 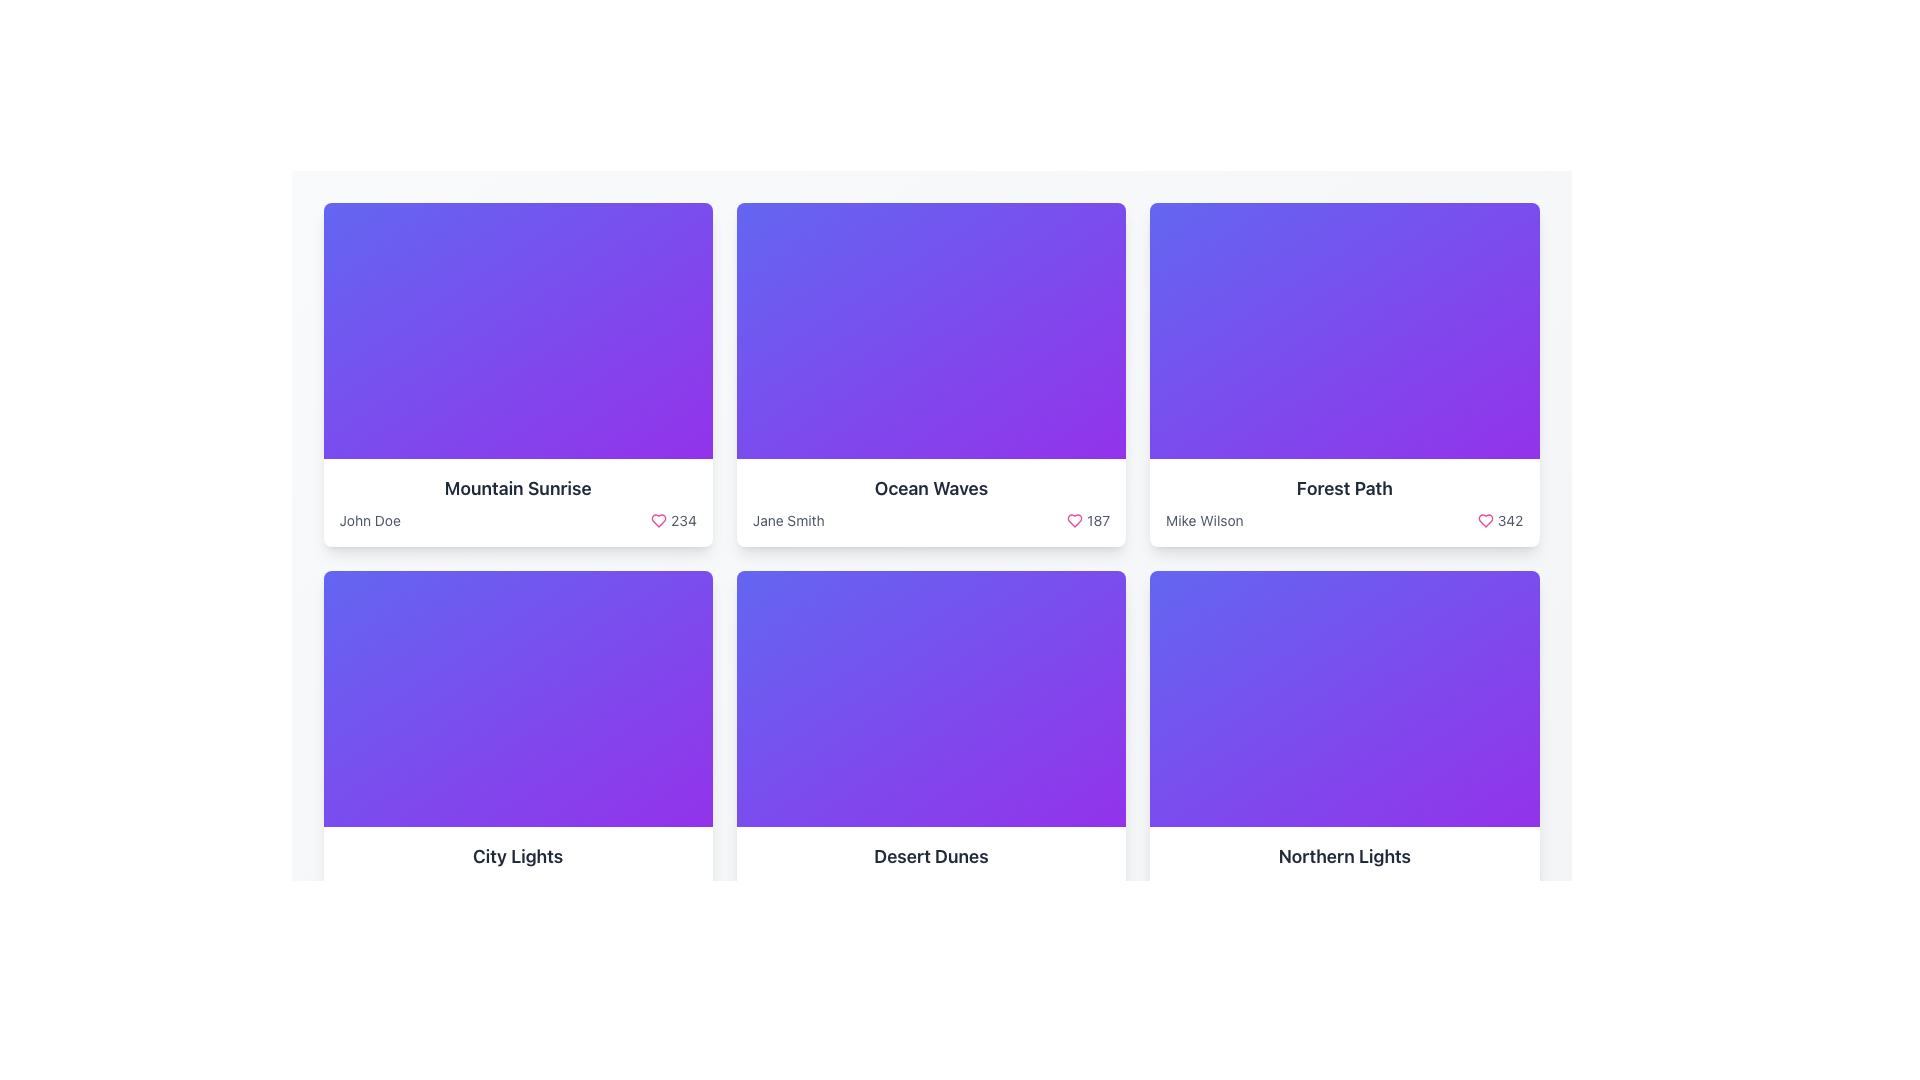 What do you see at coordinates (683, 519) in the screenshot?
I see `numeric value '234' displayed in the small gray text label located to the right of the pink heart icon in the 'Mountain Sunrise' card` at bounding box center [683, 519].